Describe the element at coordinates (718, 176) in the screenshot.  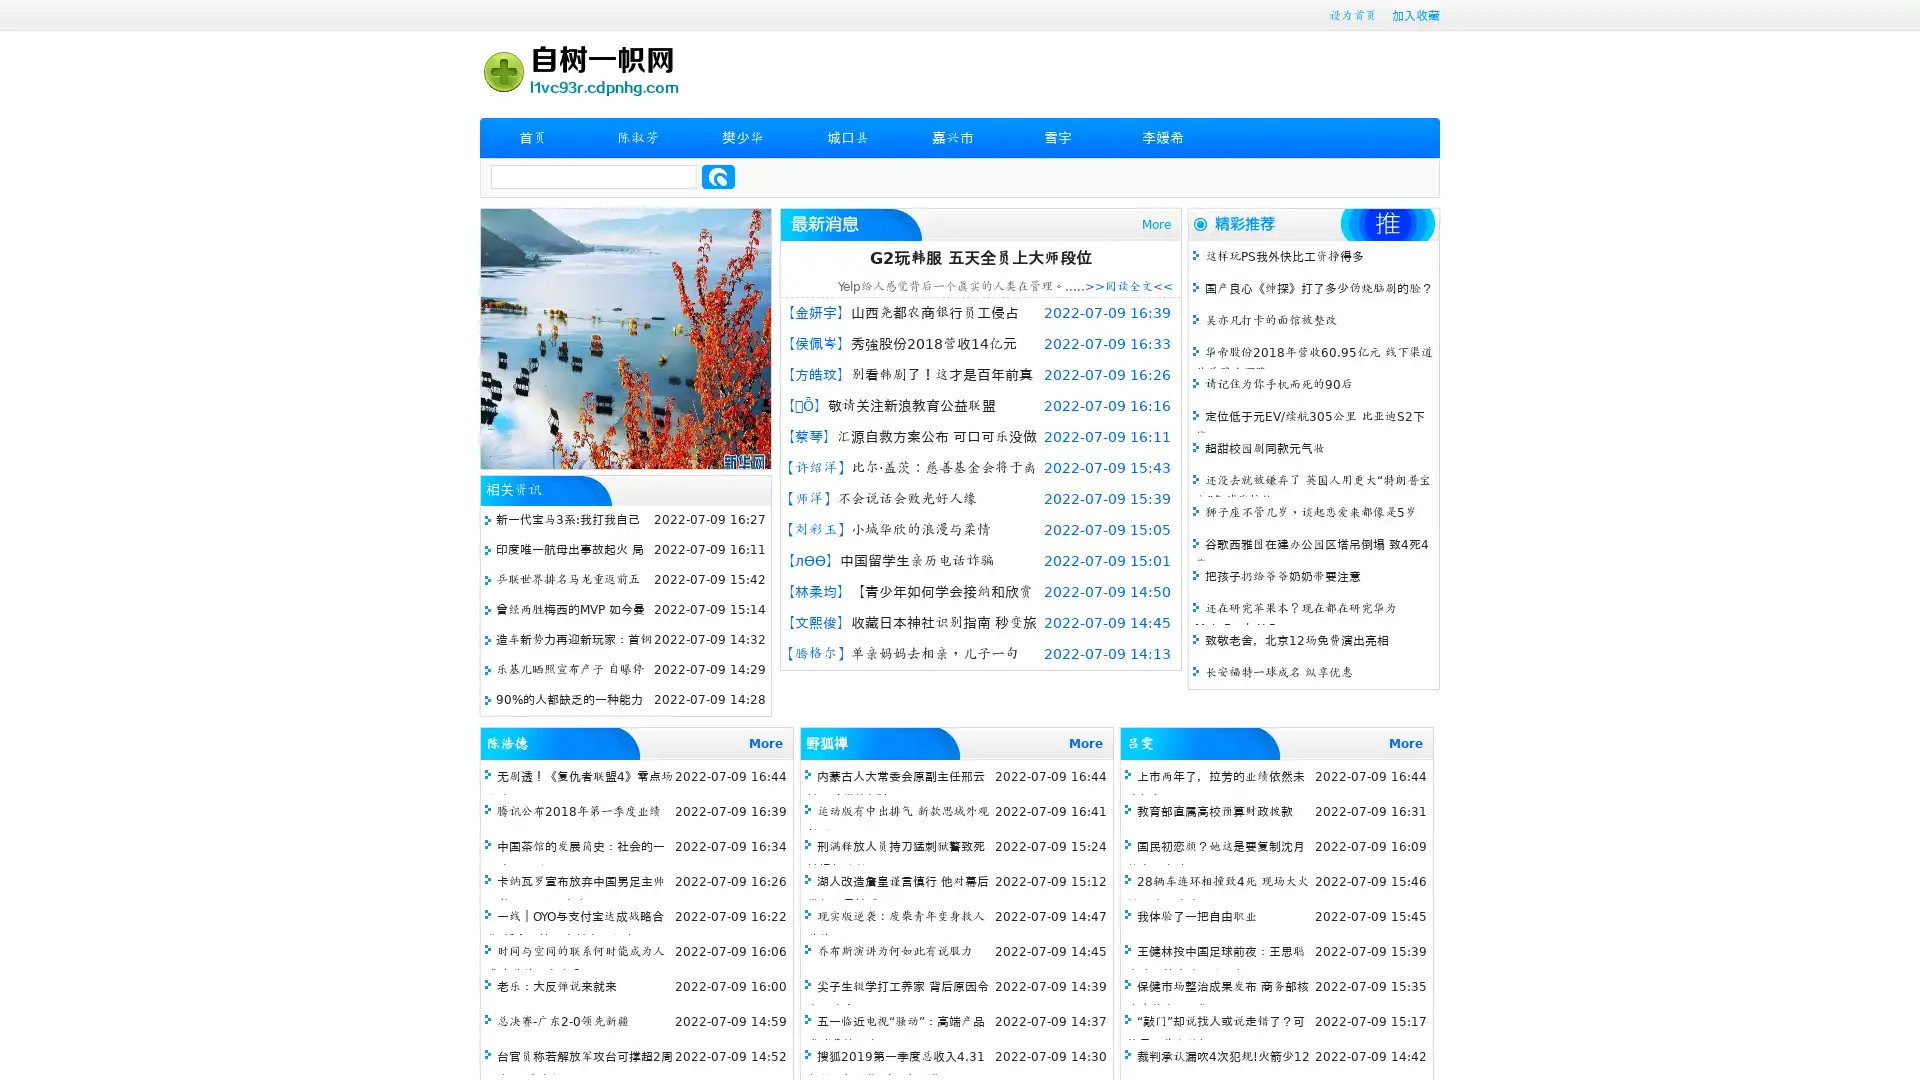
I see `Search` at that location.